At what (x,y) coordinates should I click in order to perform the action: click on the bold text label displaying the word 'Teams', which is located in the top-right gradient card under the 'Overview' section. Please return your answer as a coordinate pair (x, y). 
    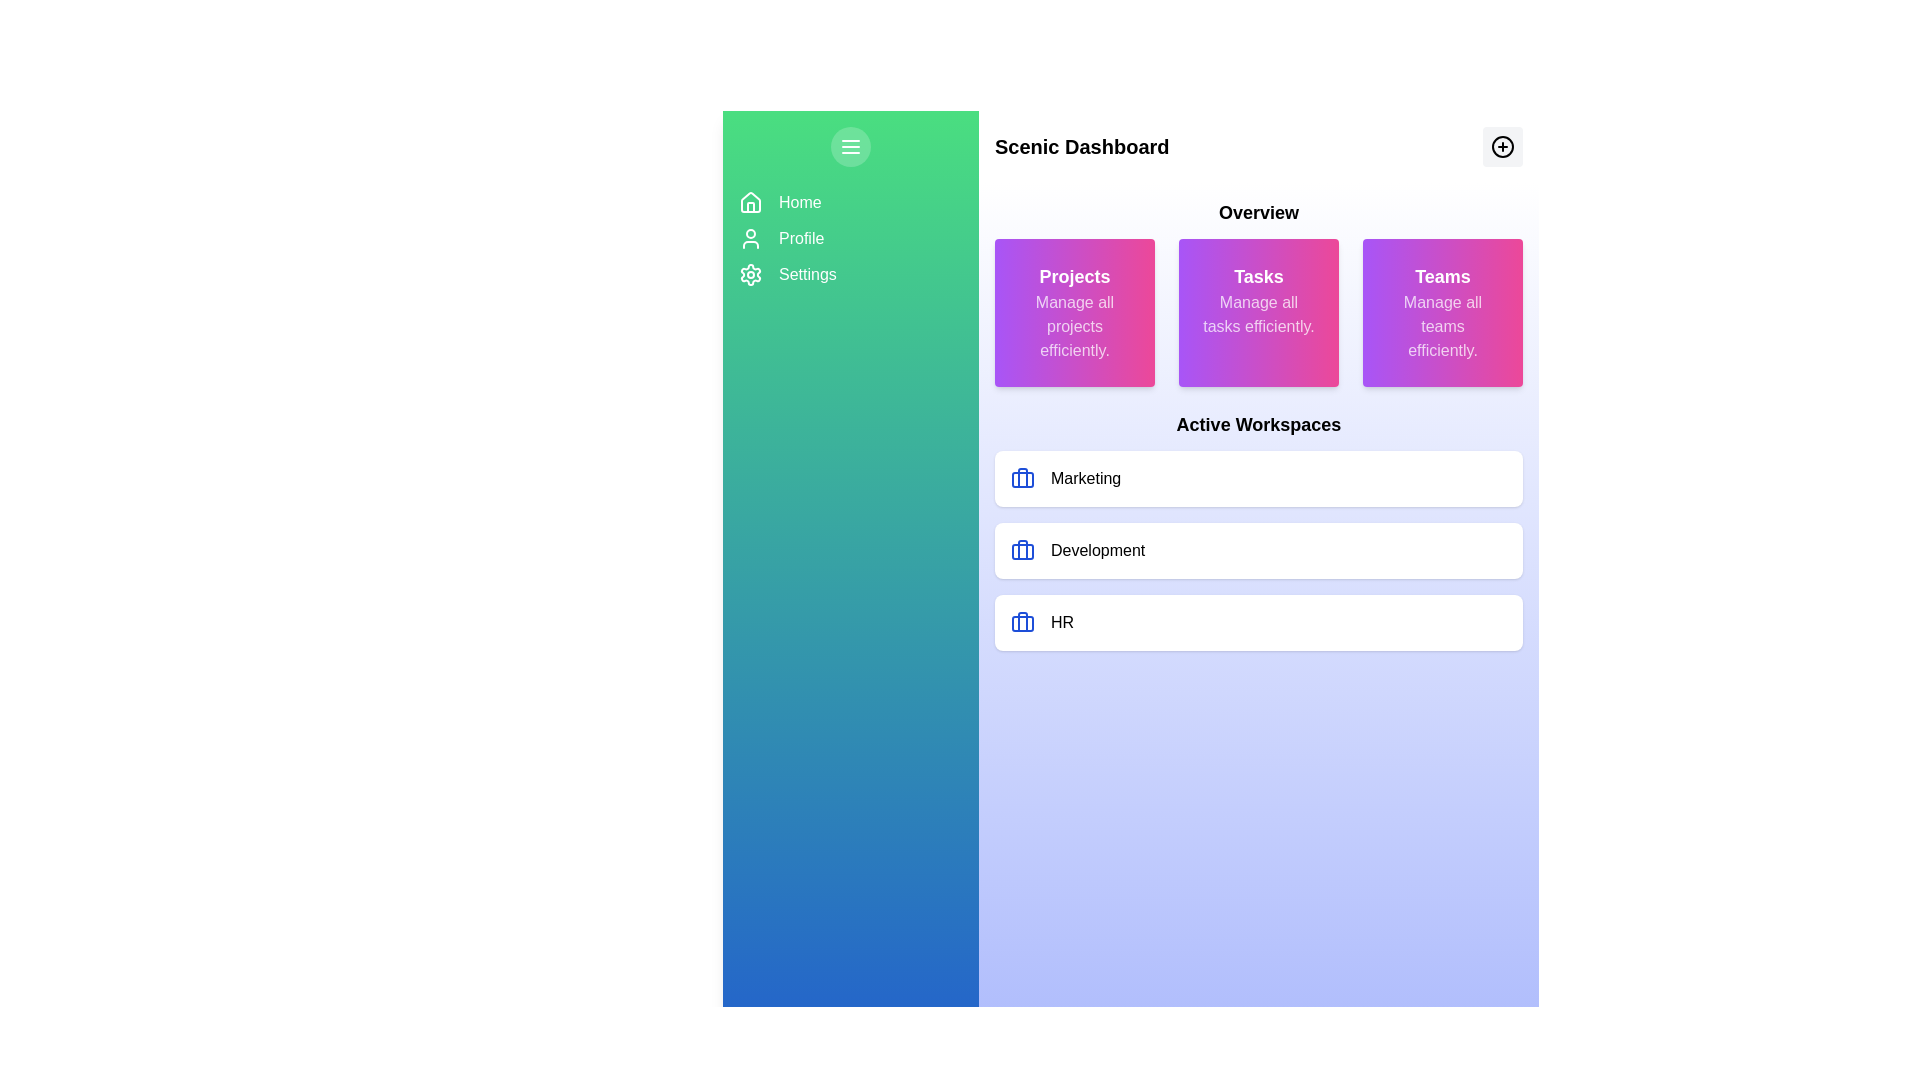
    Looking at the image, I should click on (1443, 277).